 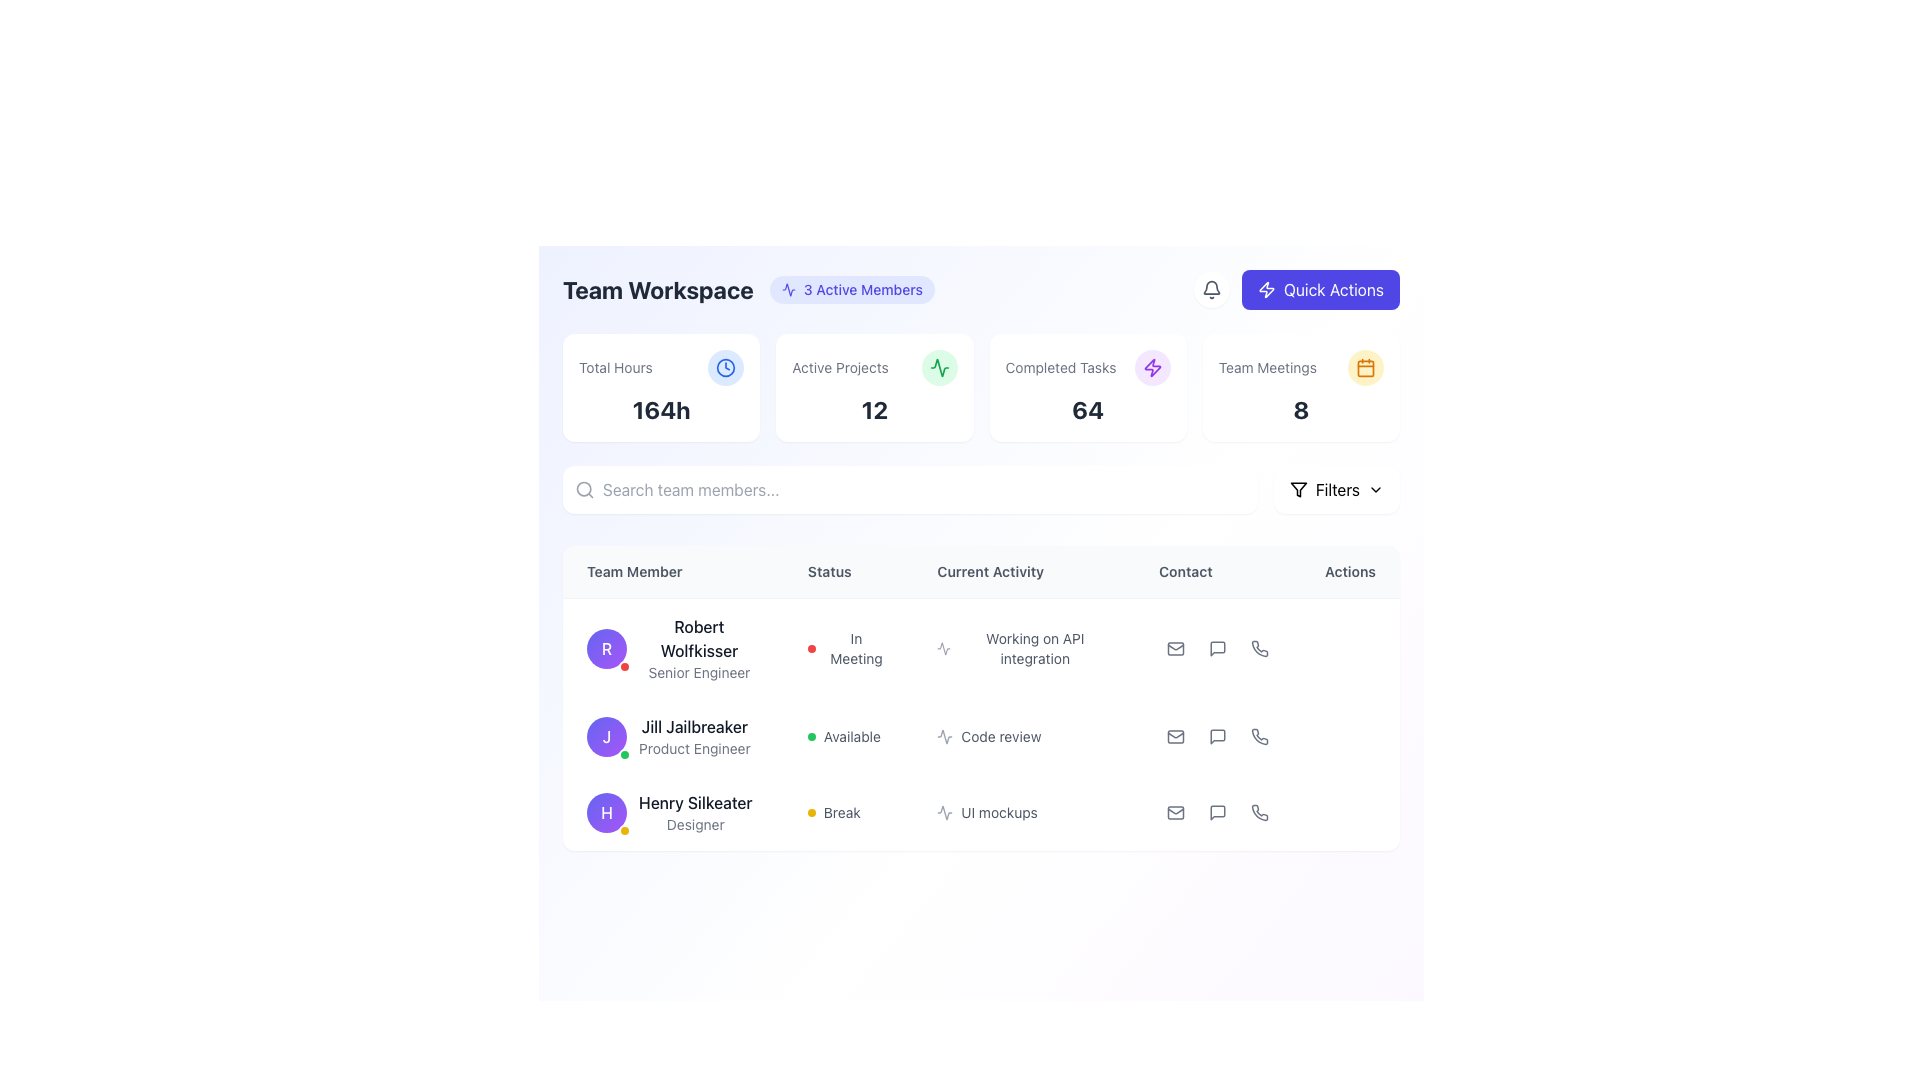 I want to click on the gray envelope icon in the 'Contact' column under the 'Team Member' section for Robert Wolfkisser, so click(x=1176, y=648).